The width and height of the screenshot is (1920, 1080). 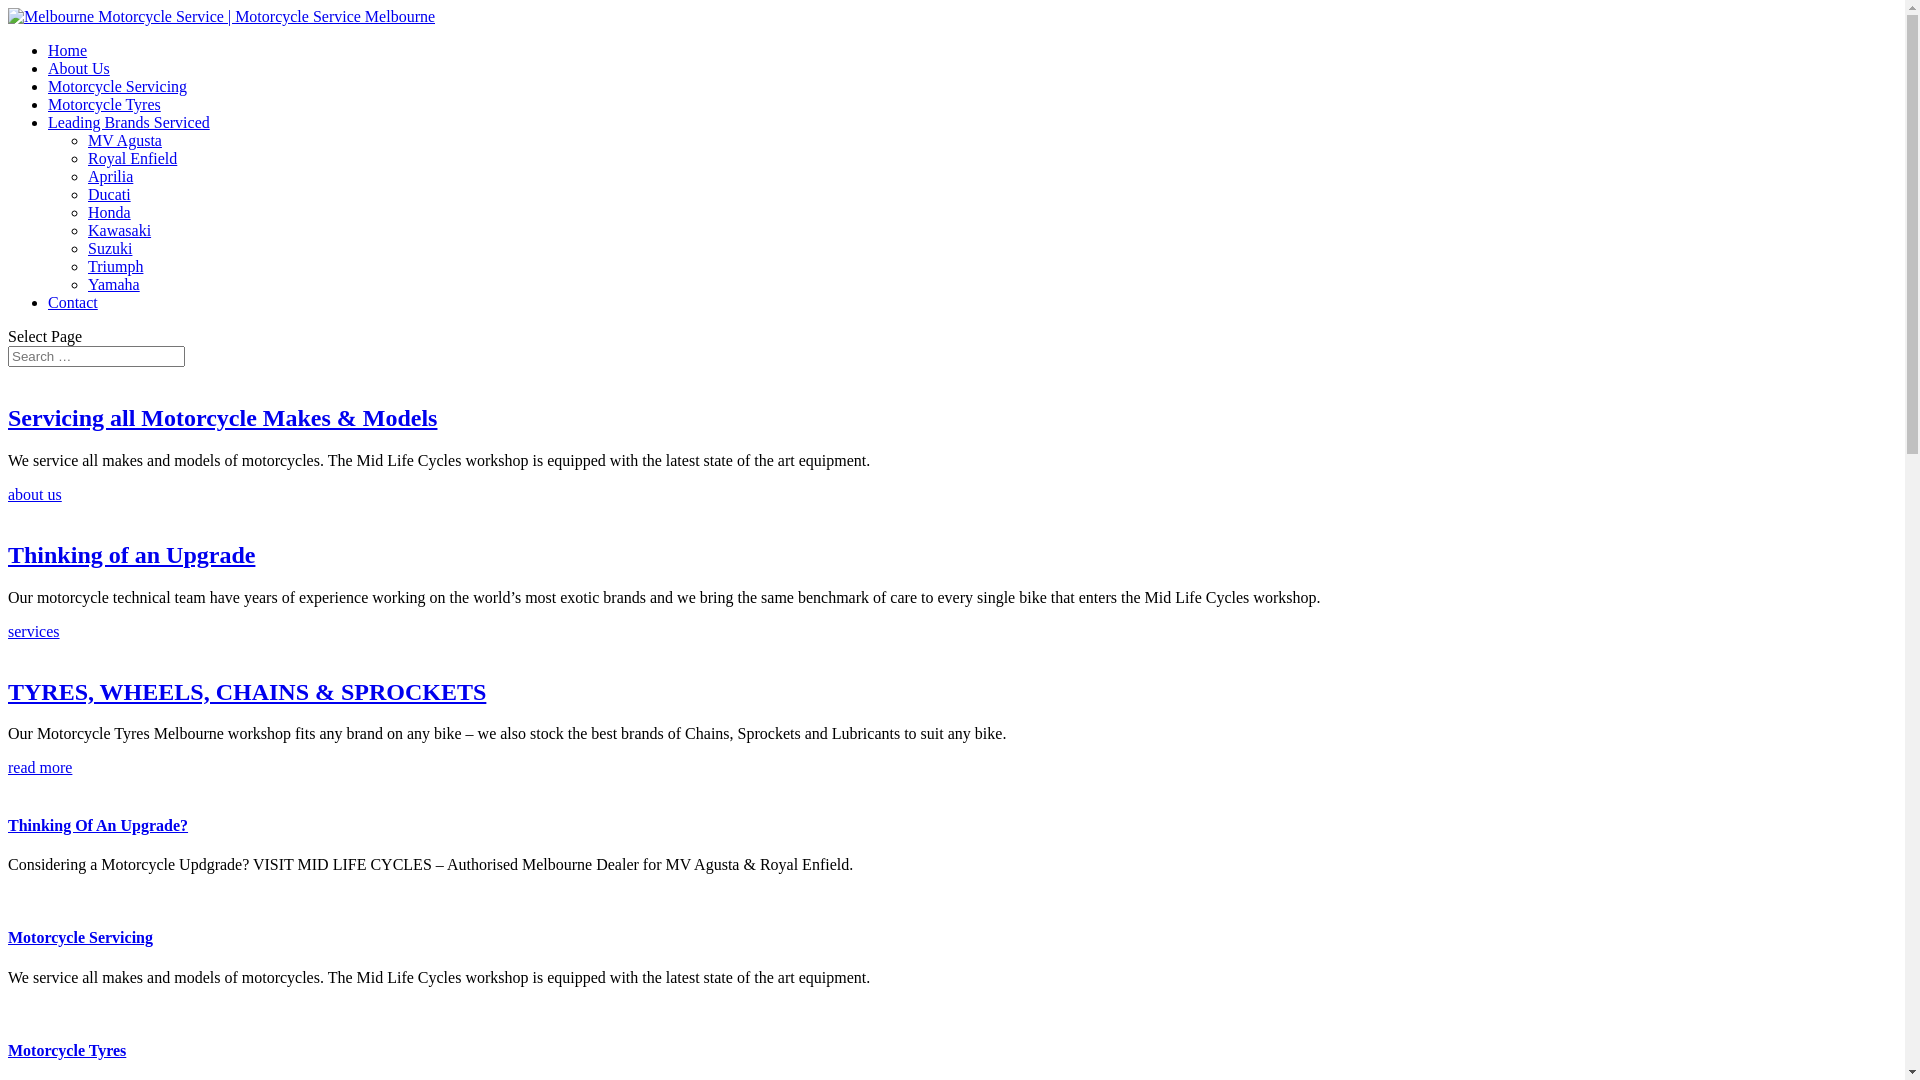 What do you see at coordinates (118, 229) in the screenshot?
I see `'Kawasaki'` at bounding box center [118, 229].